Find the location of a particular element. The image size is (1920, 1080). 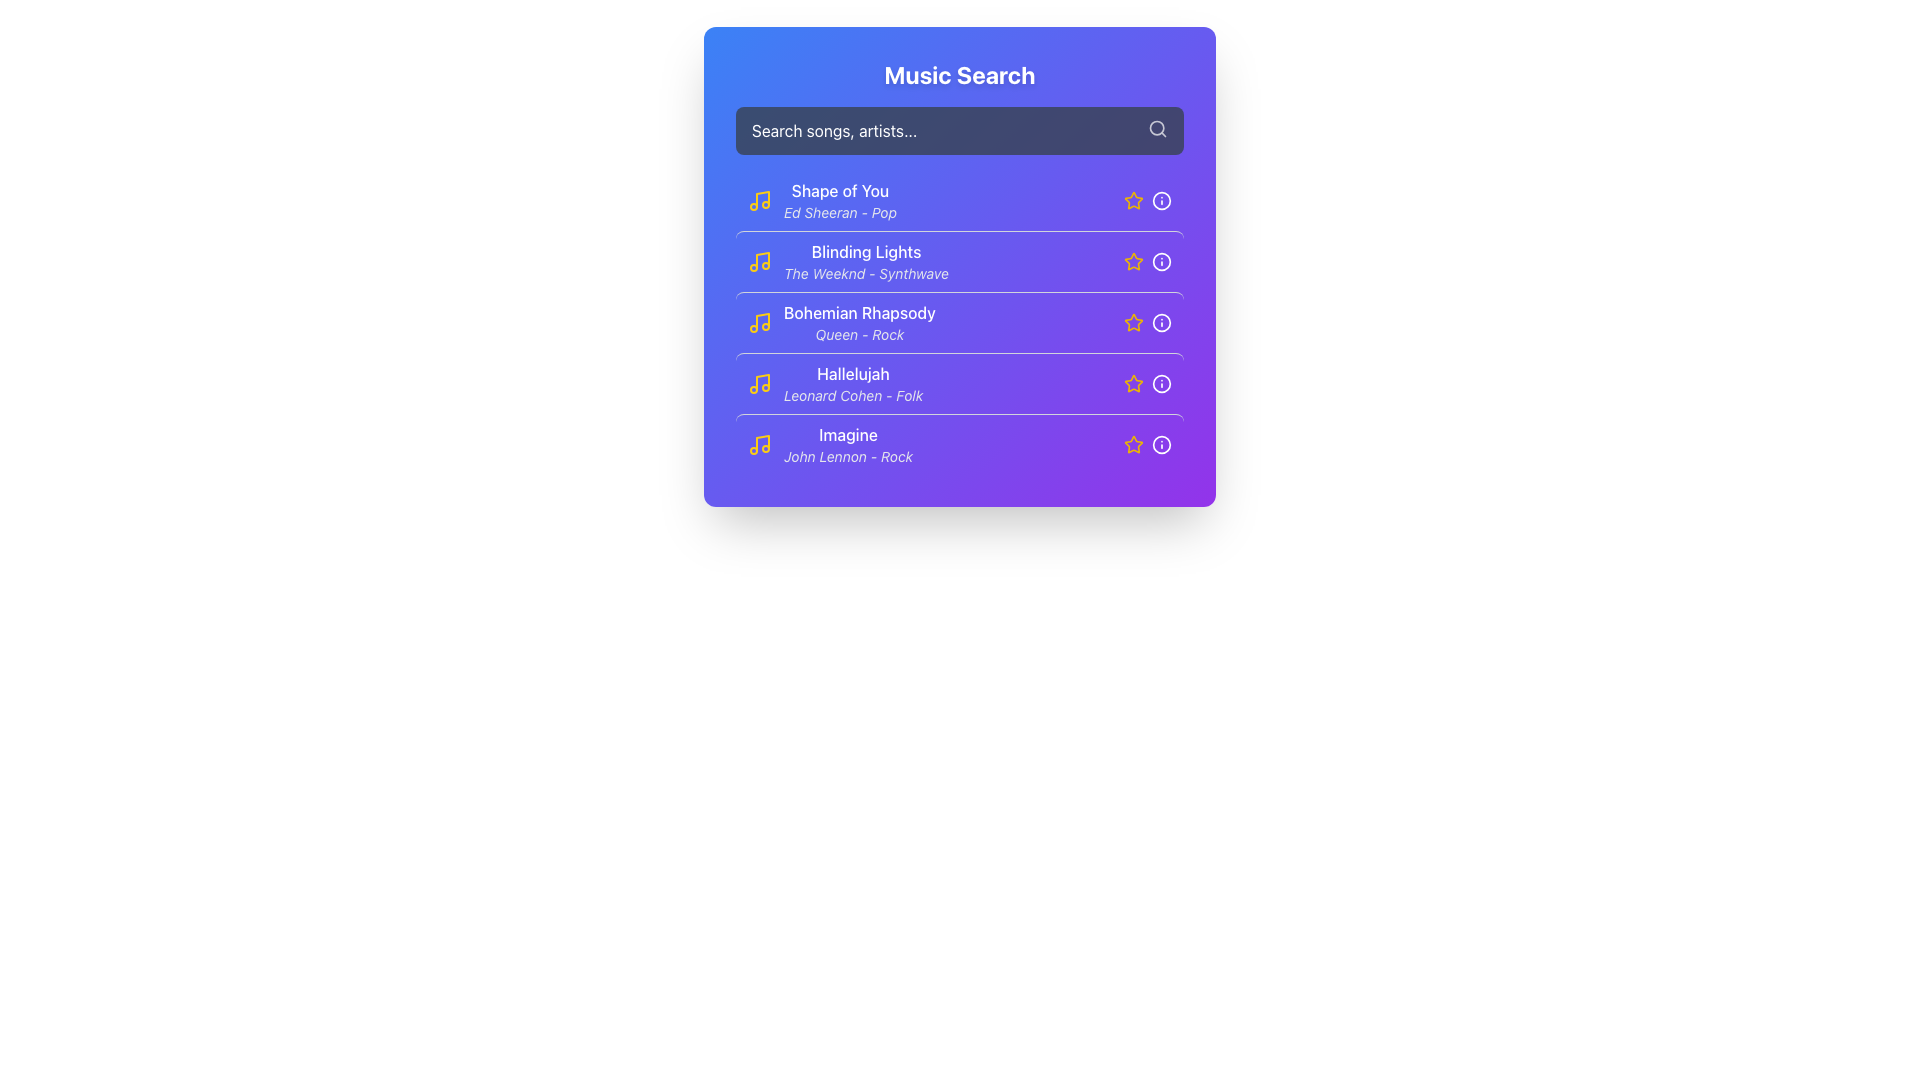

the music note icon located to the left of the song title 'Blinding Lights' by 'The Weeknd' in the second position of the vertical list is located at coordinates (758, 261).